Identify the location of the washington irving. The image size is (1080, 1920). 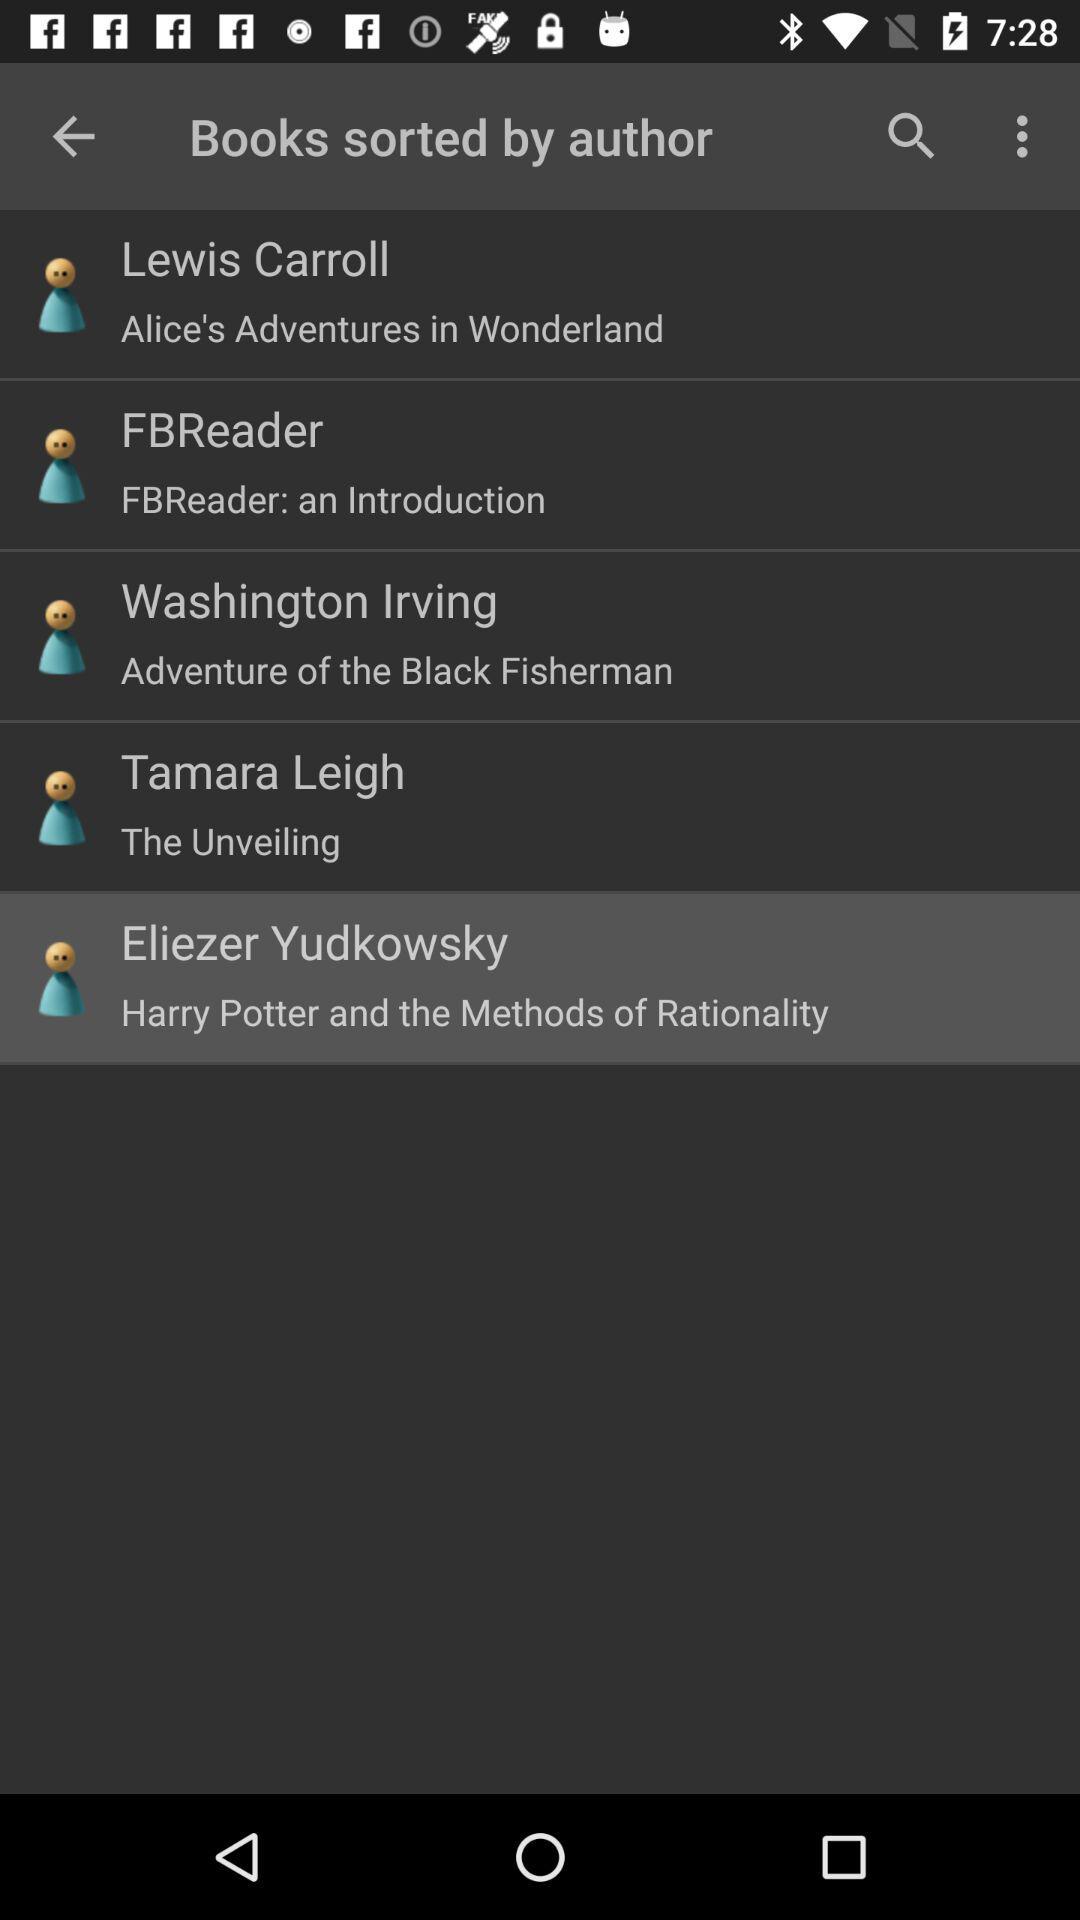
(309, 598).